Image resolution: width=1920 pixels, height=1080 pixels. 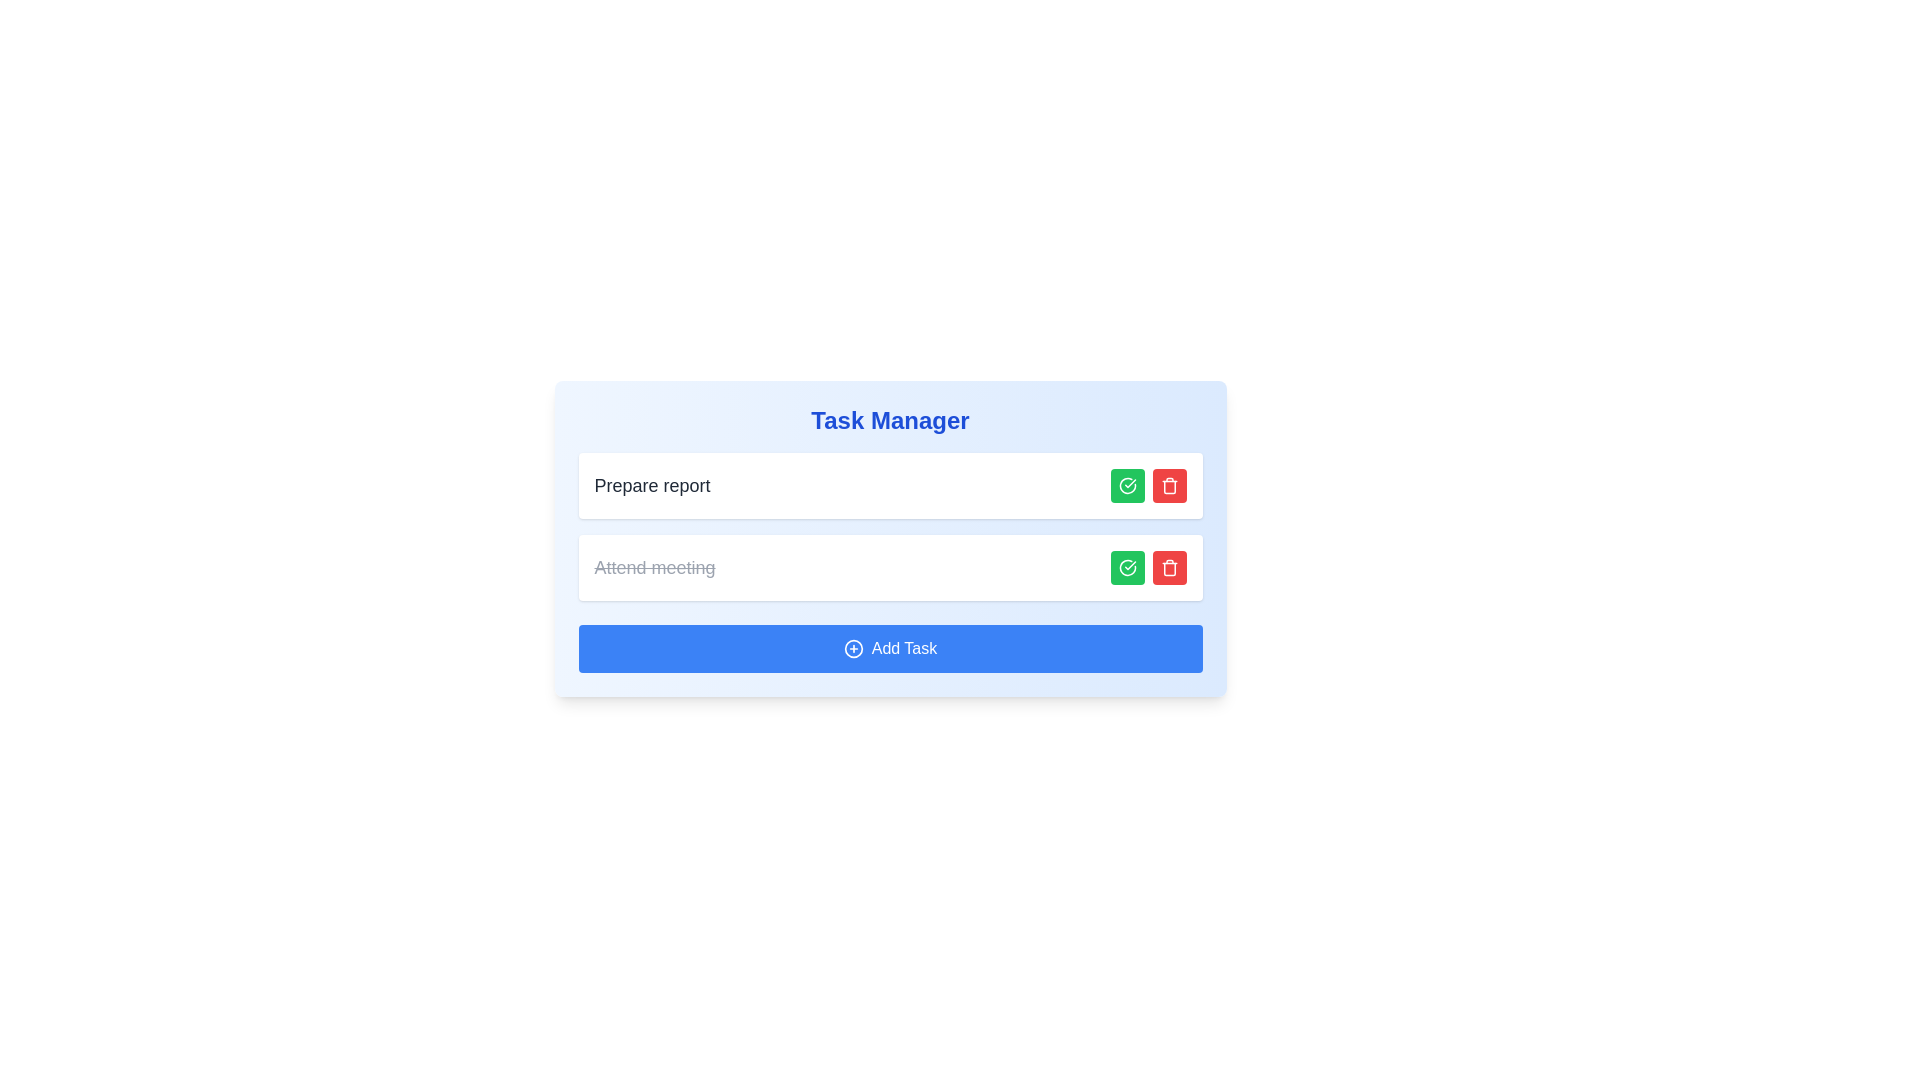 What do you see at coordinates (1127, 486) in the screenshot?
I see `the green rectangular button with a checkmark icon in the 'Prepare report' task to observe the hover effects` at bounding box center [1127, 486].